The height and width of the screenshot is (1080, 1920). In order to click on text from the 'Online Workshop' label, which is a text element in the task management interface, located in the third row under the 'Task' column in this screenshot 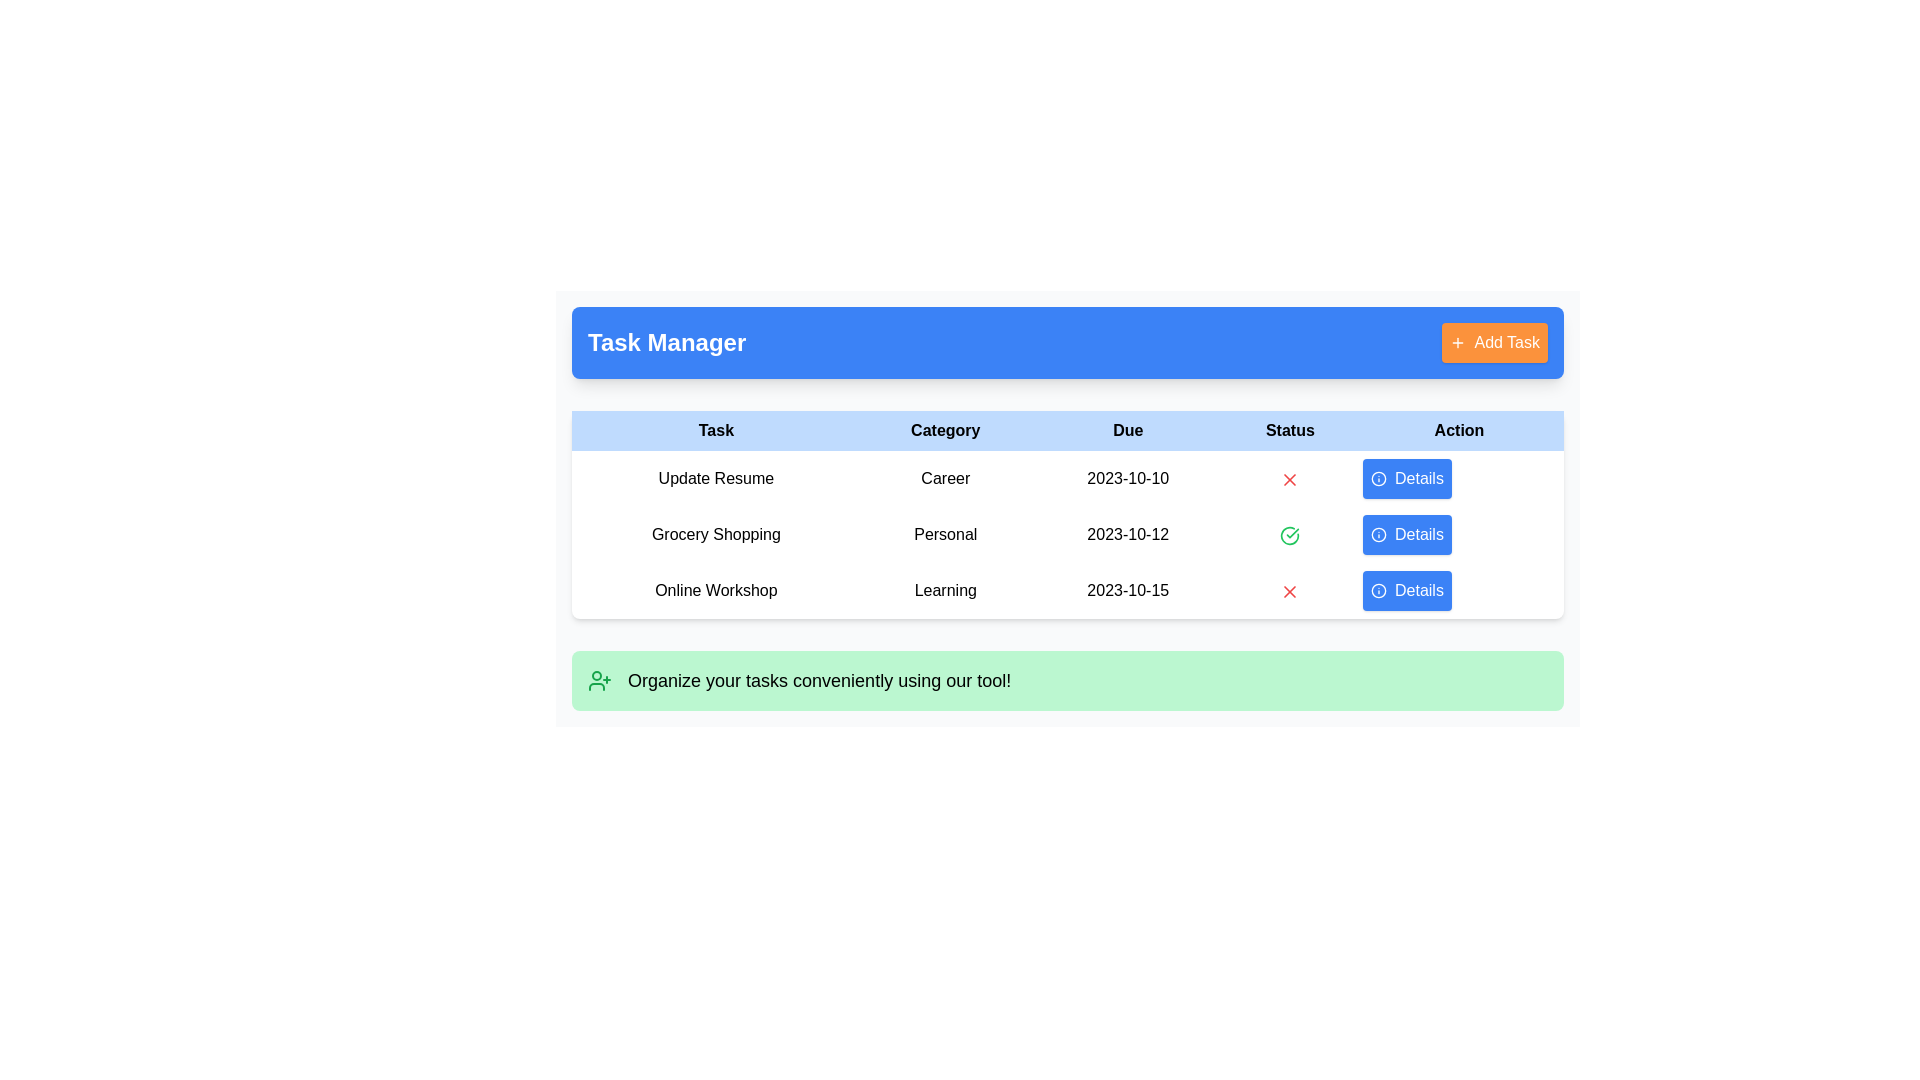, I will do `click(716, 589)`.